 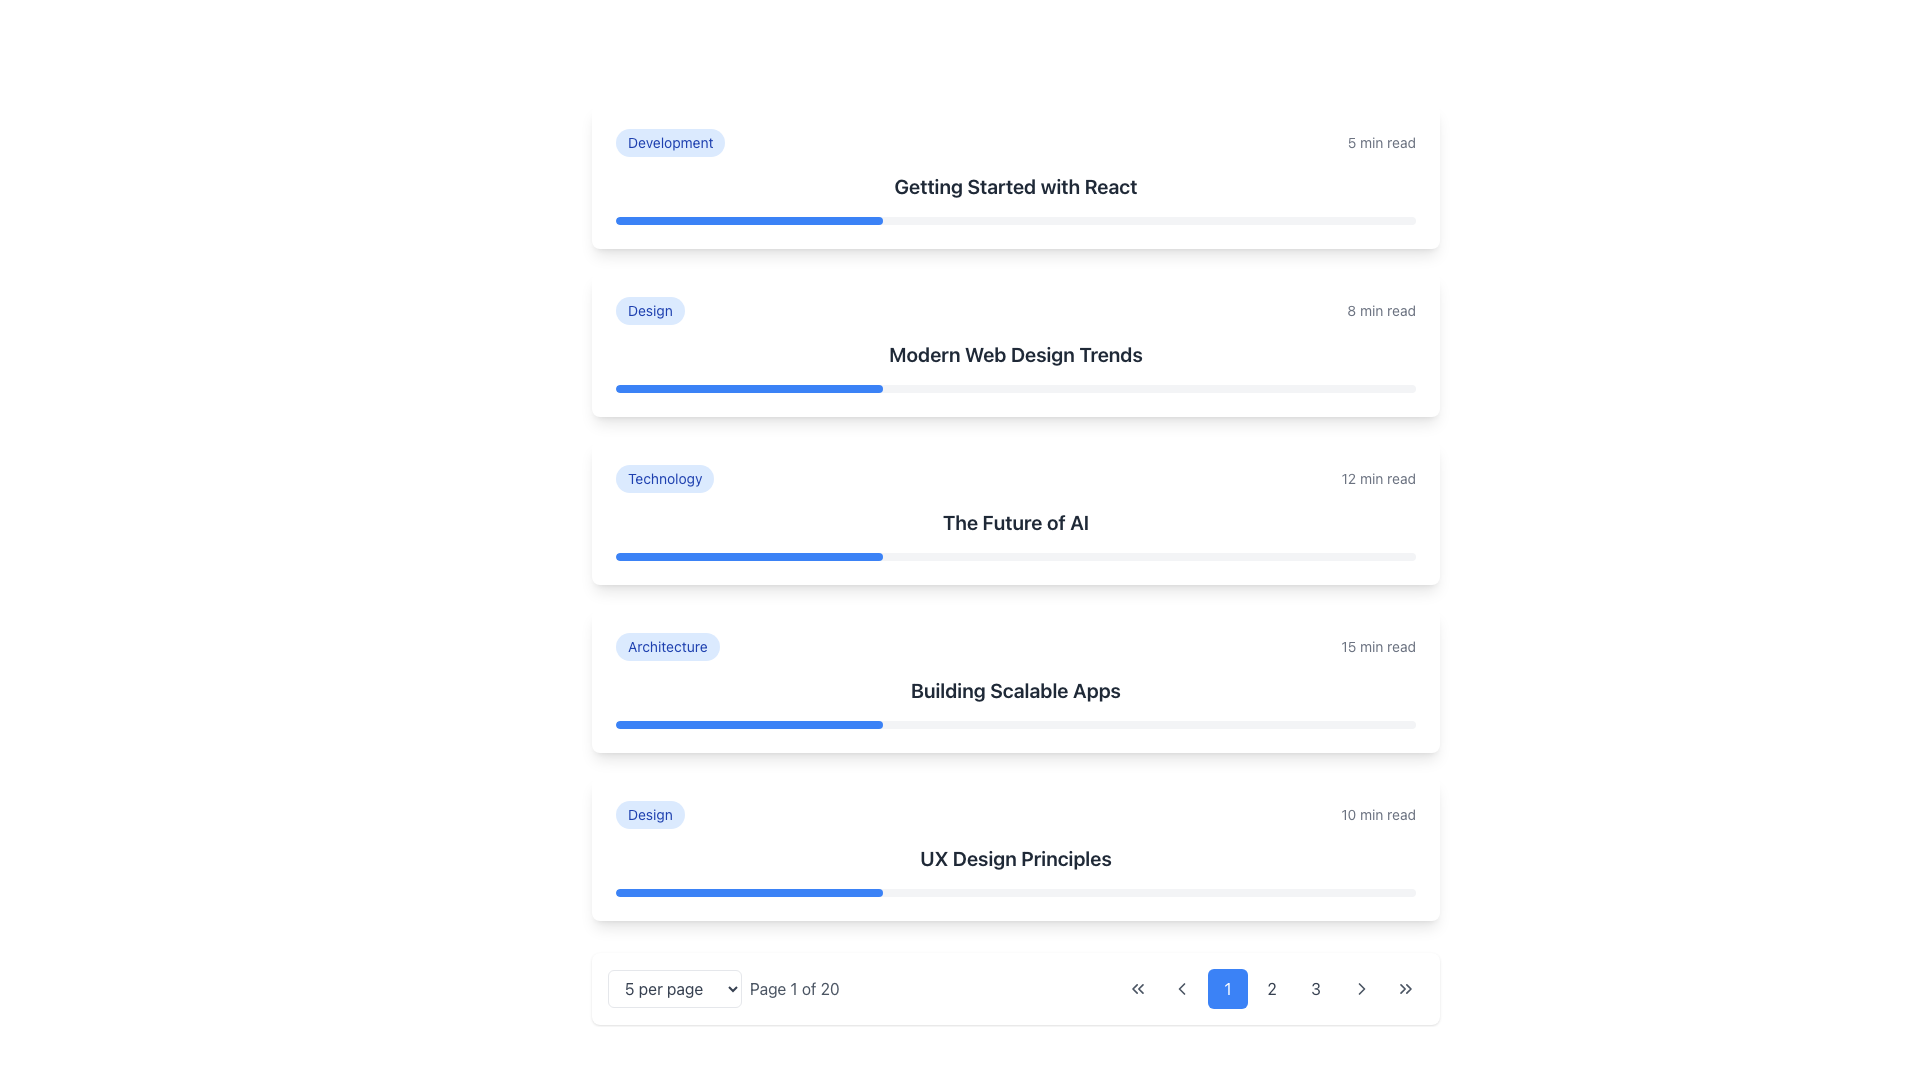 I want to click on the static text label displaying '12 min read', which is aligned to the far right of its row in the third row of a vertical list, so click(x=1377, y=478).